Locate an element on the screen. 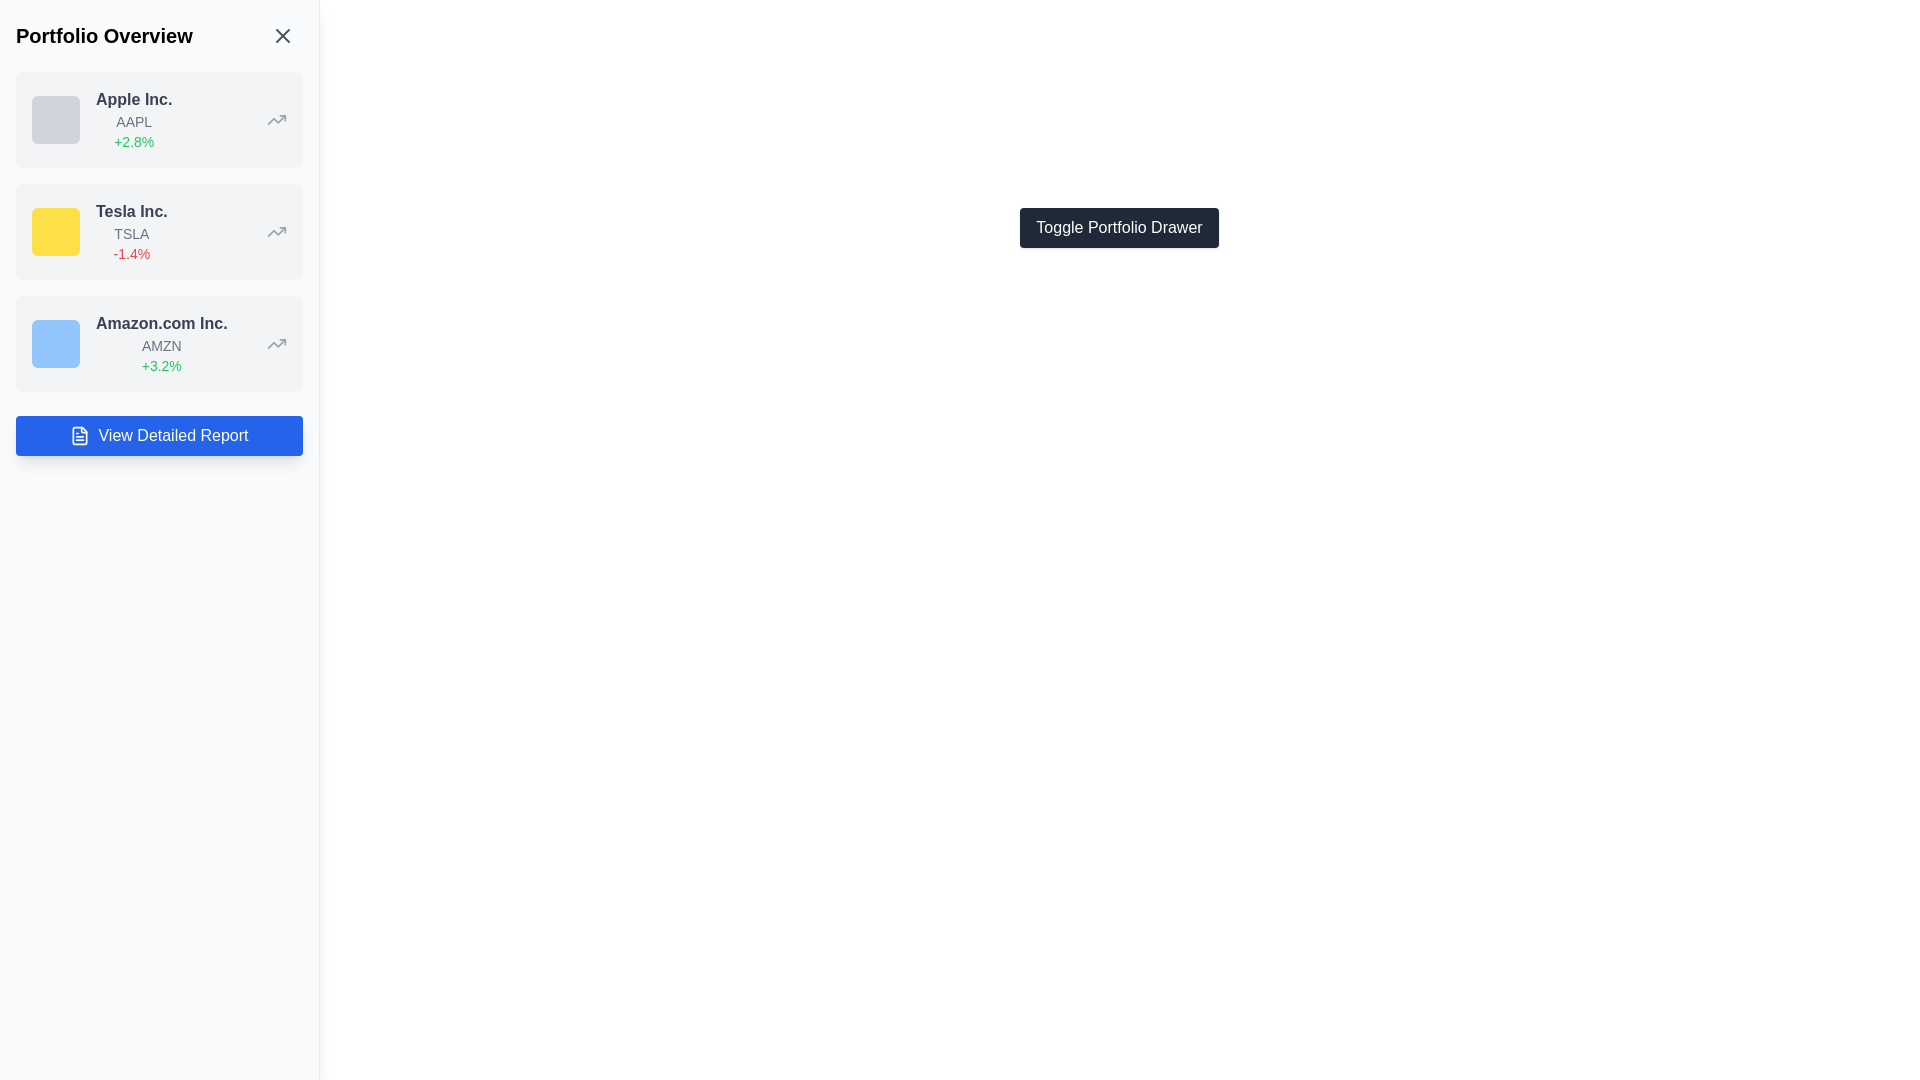 This screenshot has width=1920, height=1080. the small file or document icon with a white outline against a blue background, located to the left of the 'View Detailed Report' button is located at coordinates (80, 434).